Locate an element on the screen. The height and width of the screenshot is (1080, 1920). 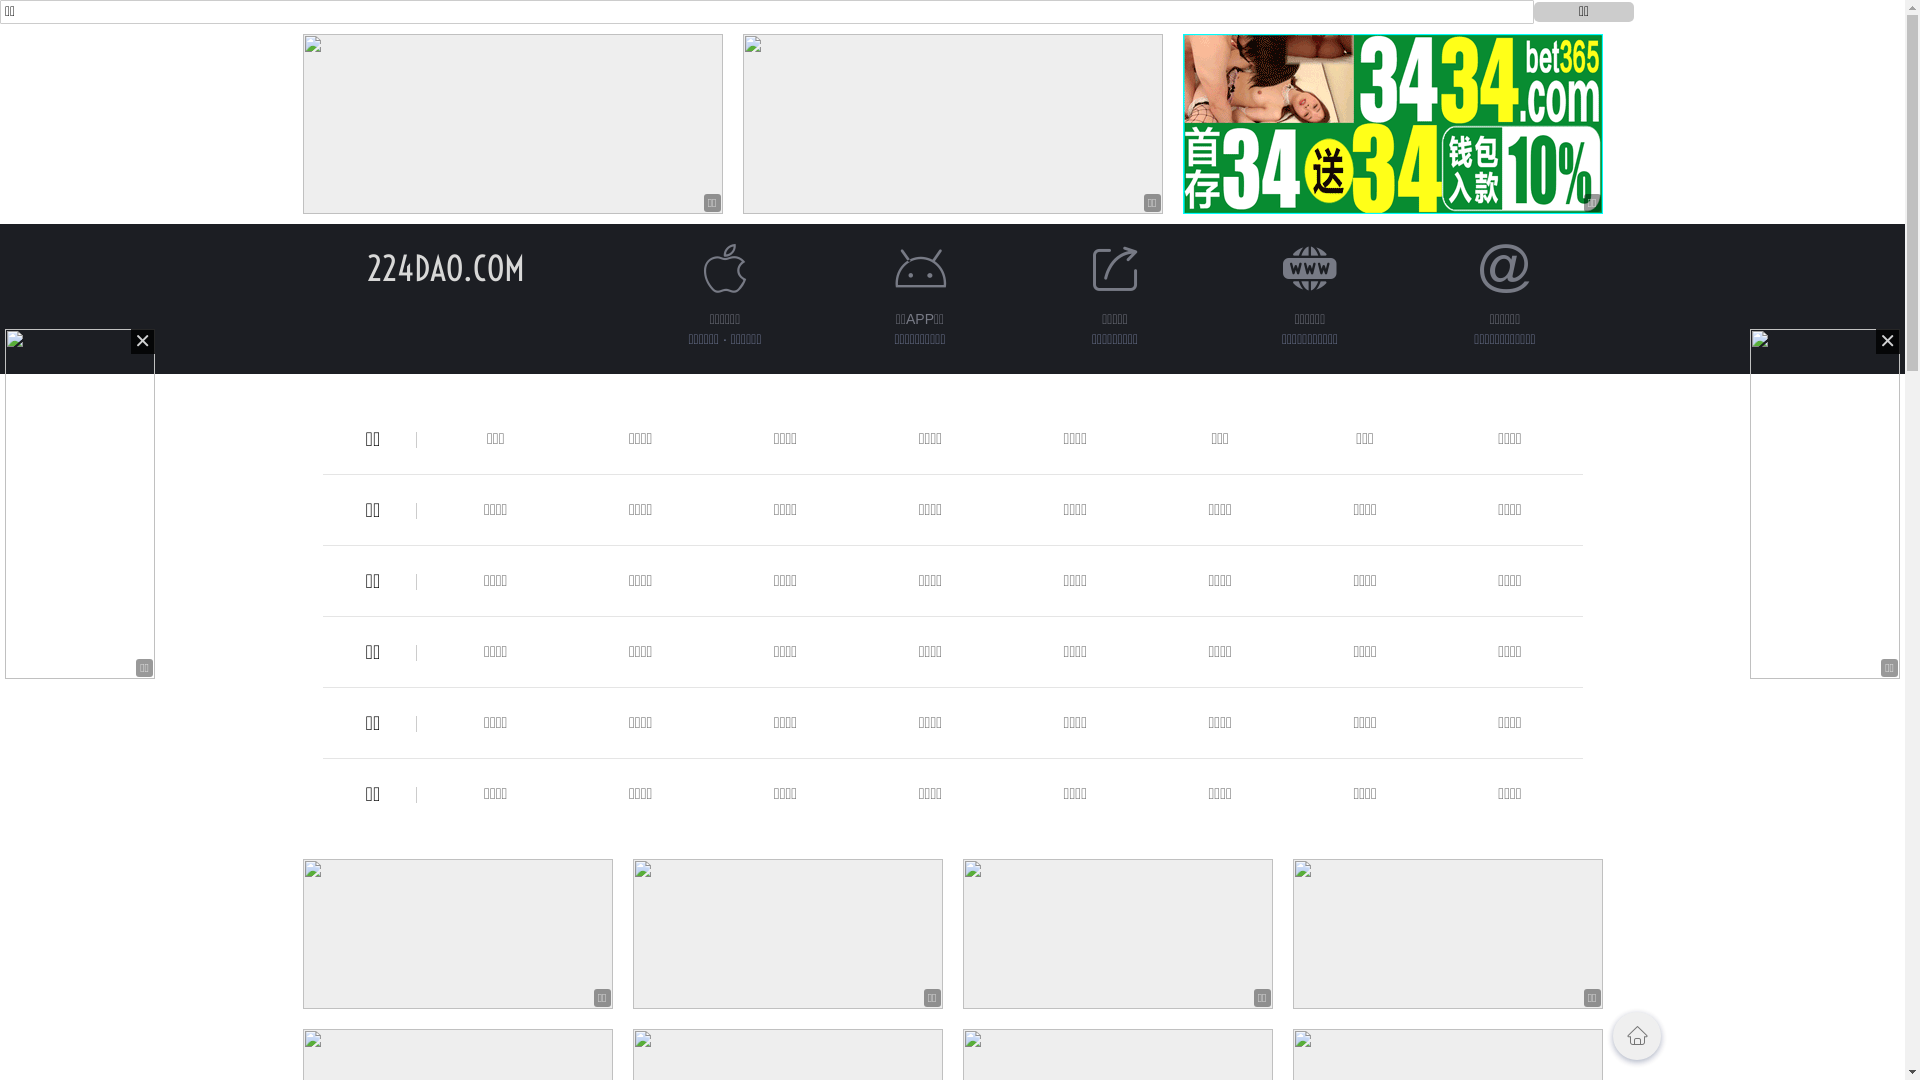
'224DAO.COM' is located at coordinates (444, 267).